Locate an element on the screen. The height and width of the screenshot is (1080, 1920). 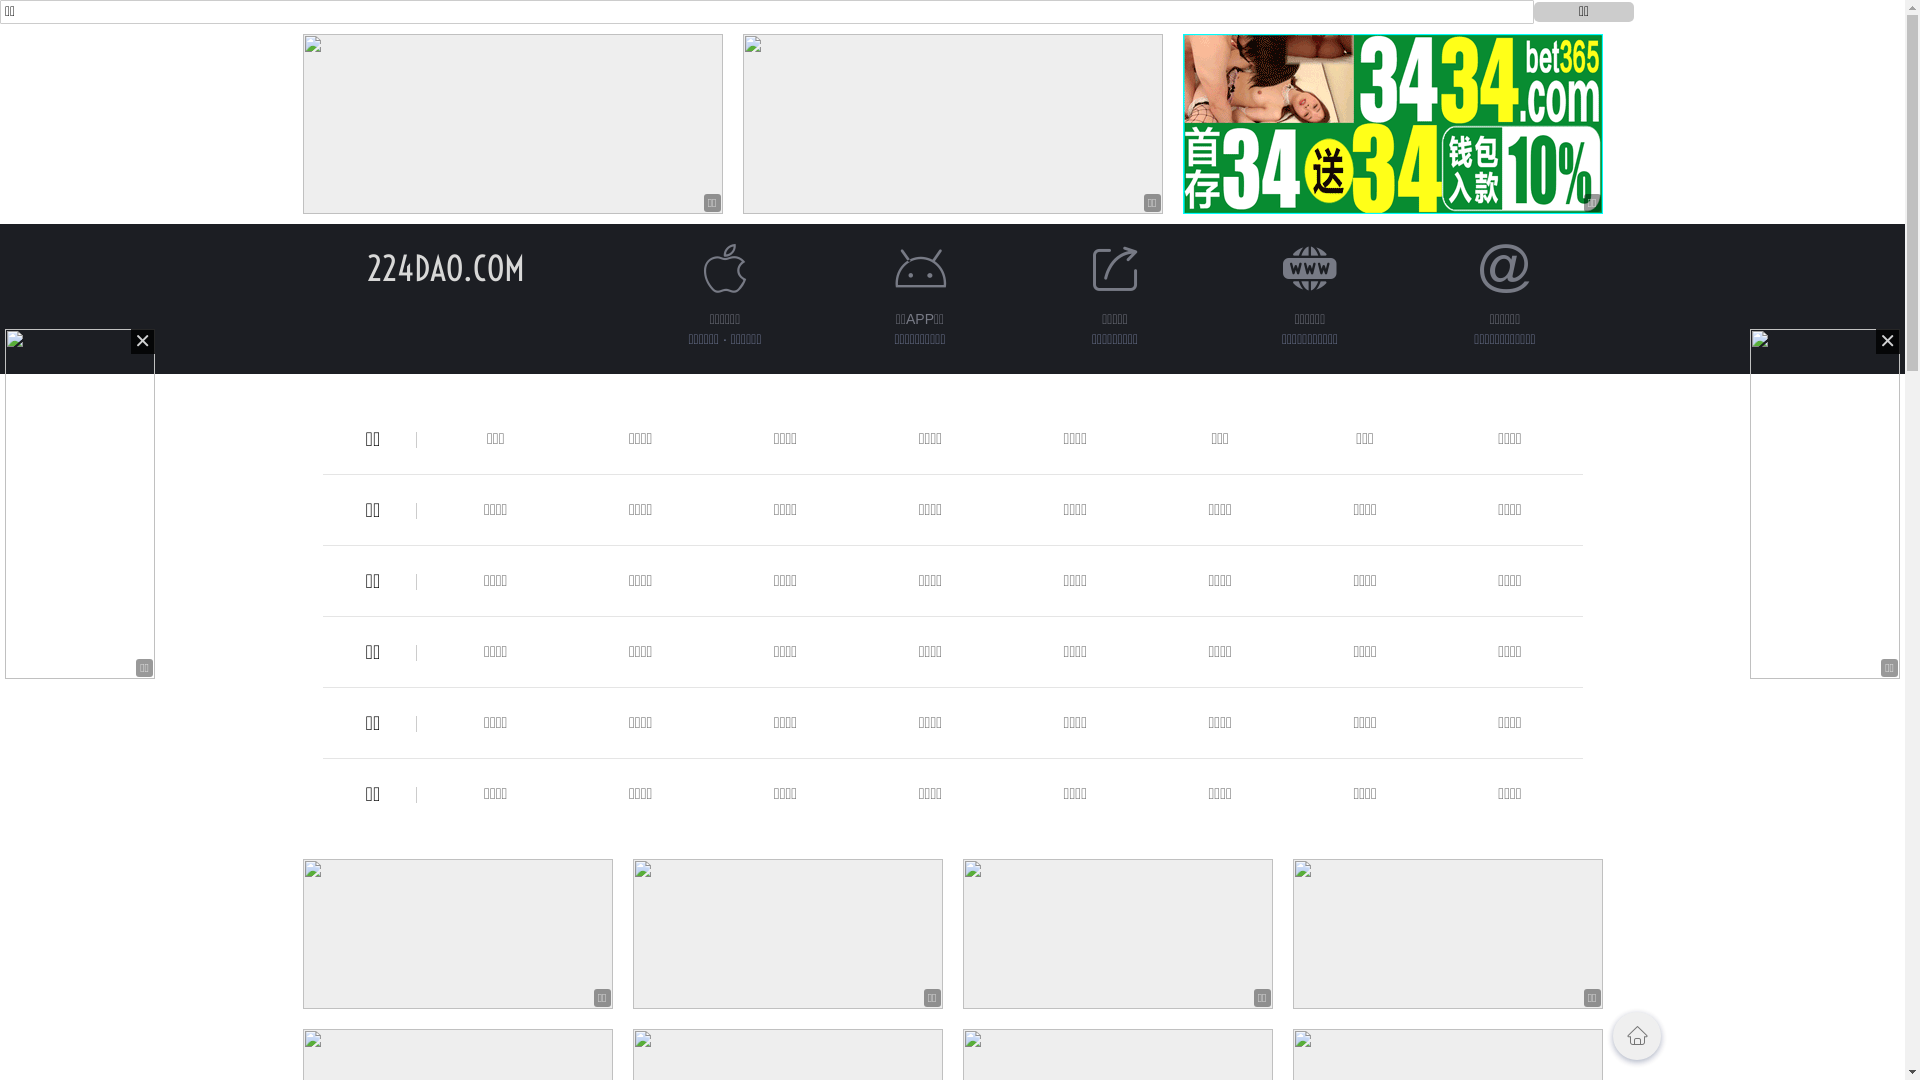
'224DAO.COM' is located at coordinates (444, 267).